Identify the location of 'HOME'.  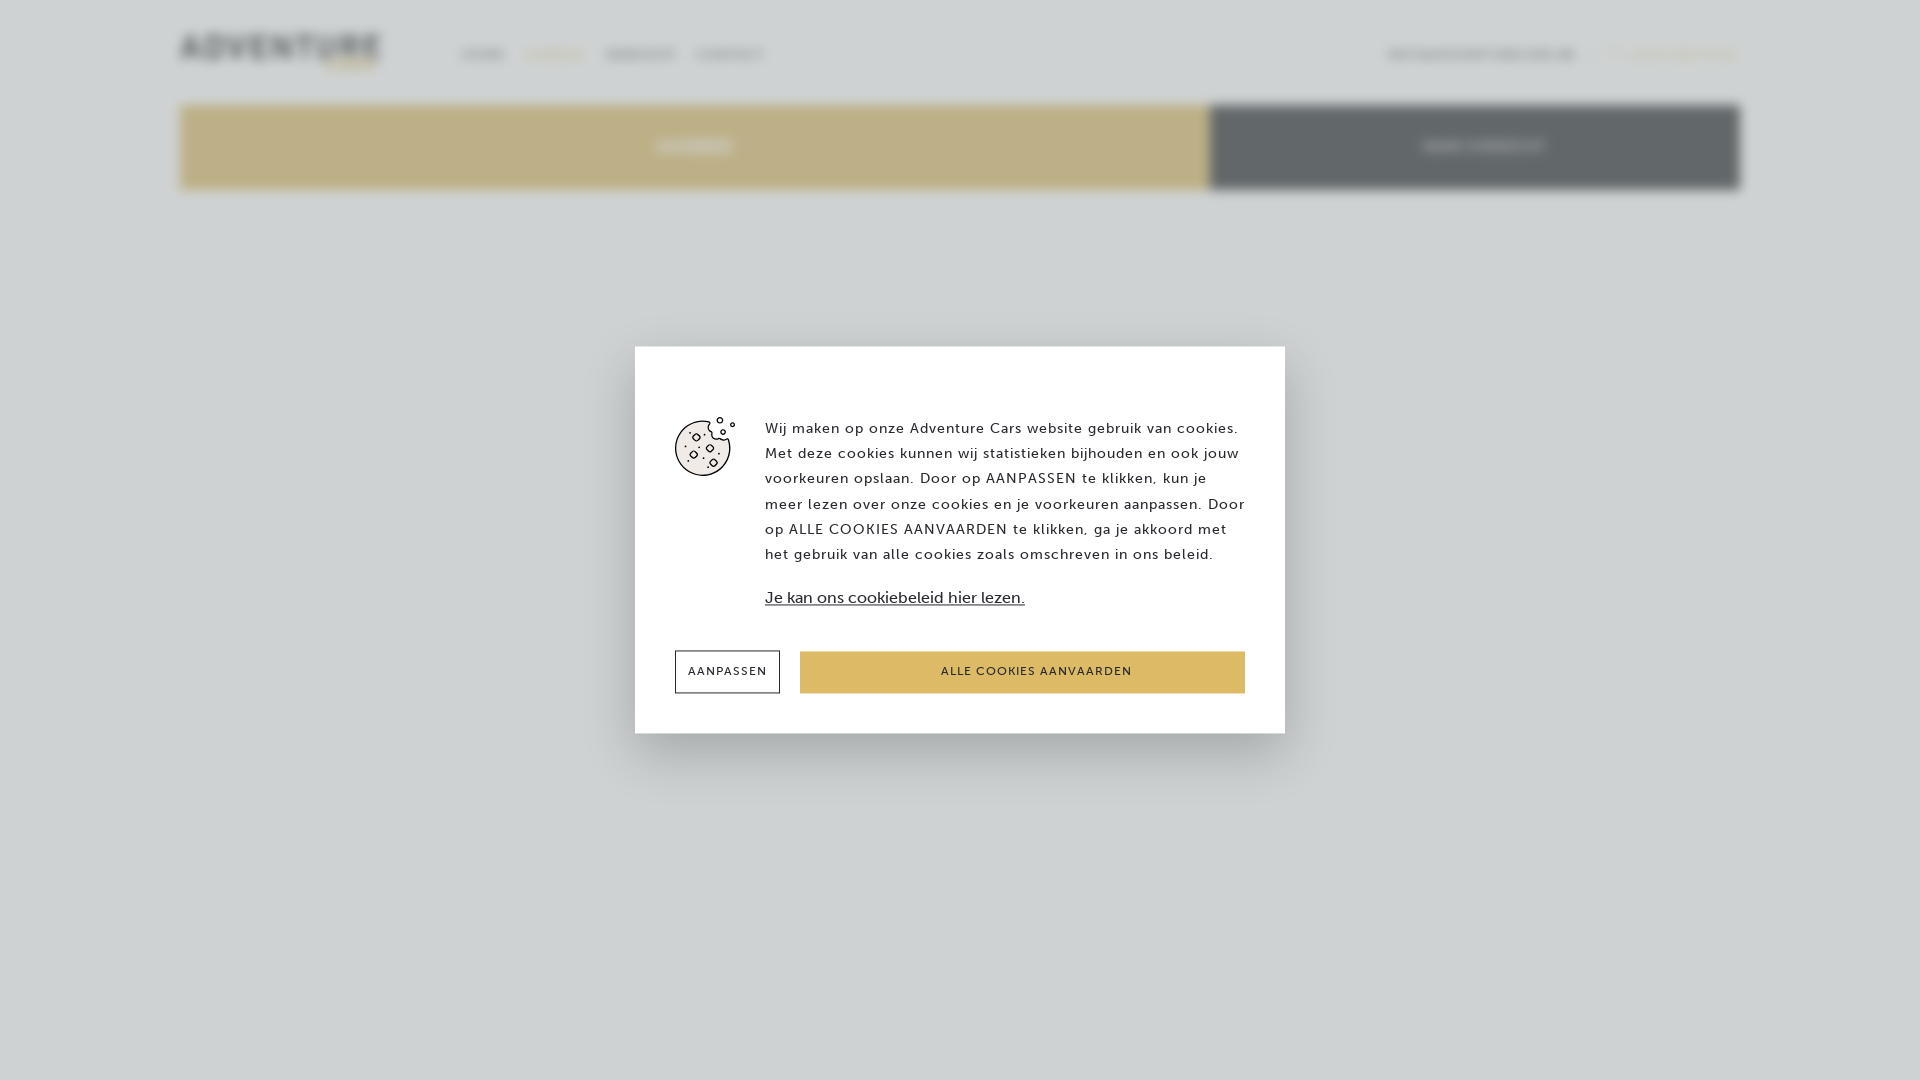
(460, 52).